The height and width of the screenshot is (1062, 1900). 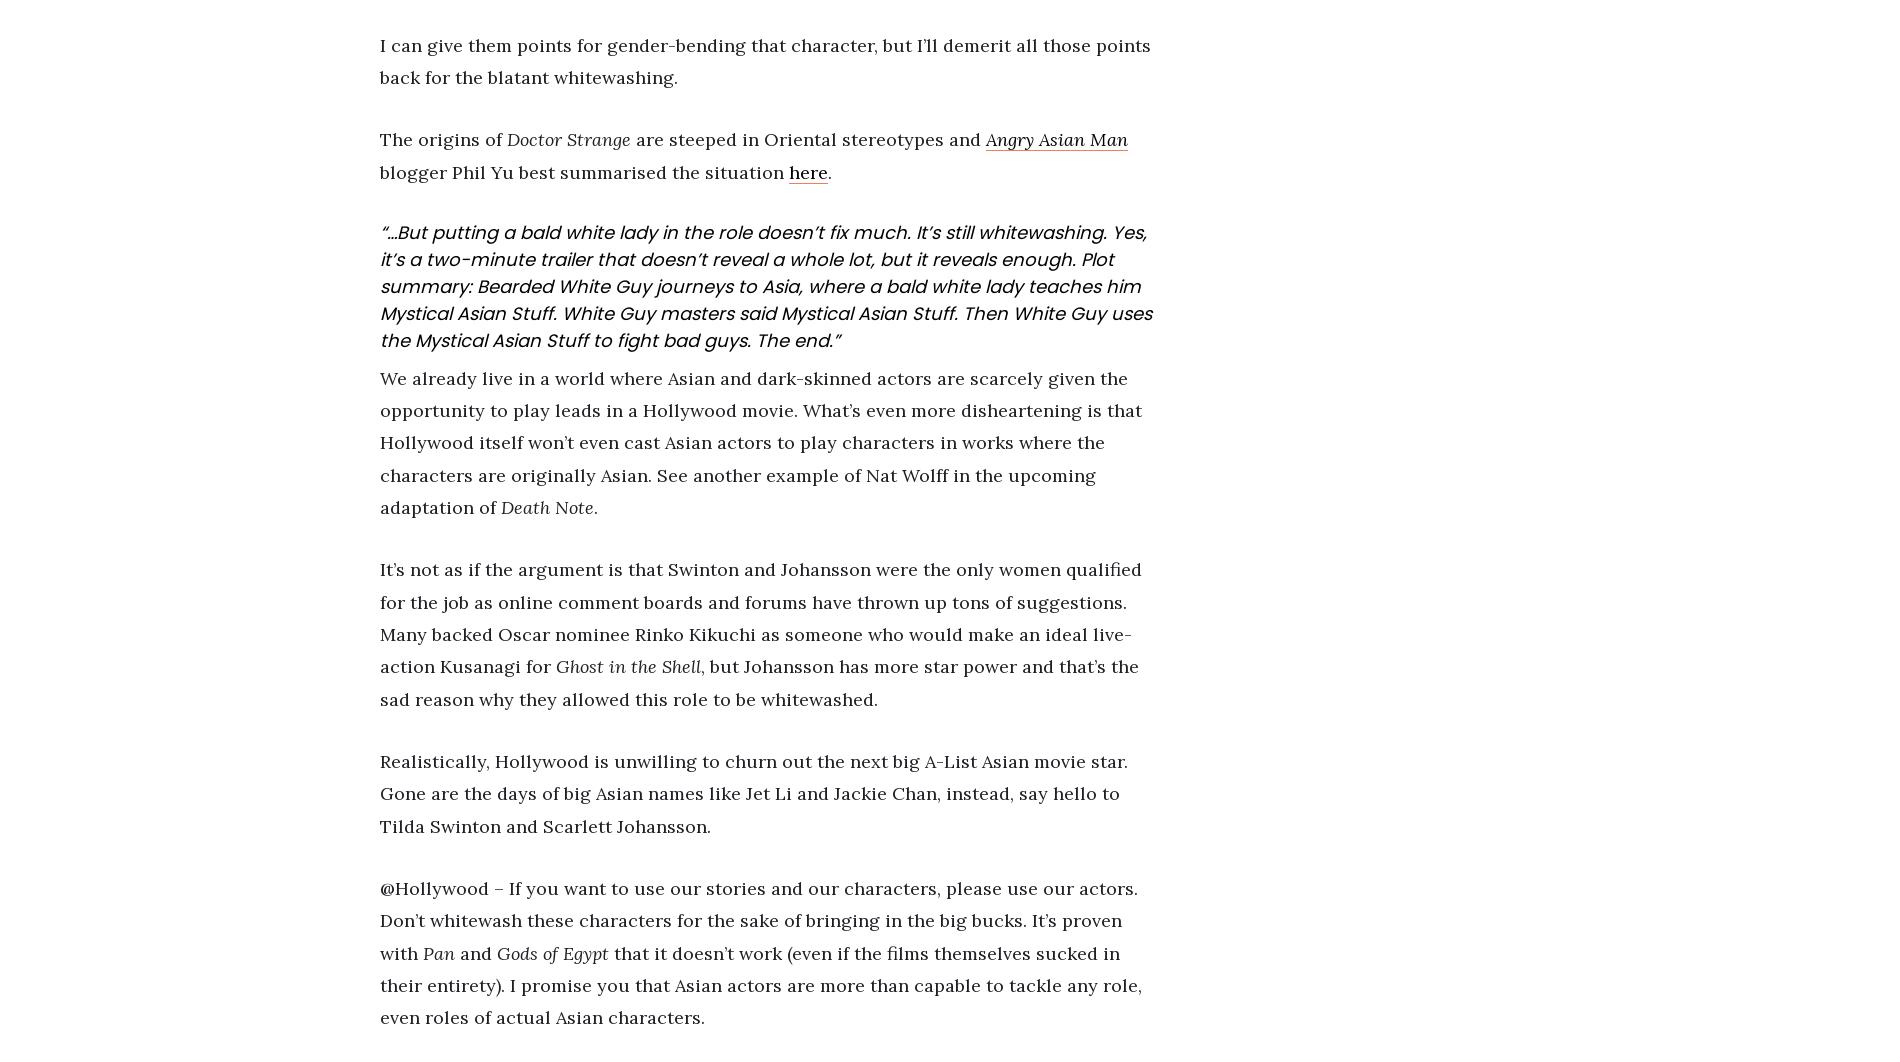 I want to click on ', but Johansson has more star power and that’s the sad reason why they allowed this role to be whitewashed.', so click(x=379, y=682).